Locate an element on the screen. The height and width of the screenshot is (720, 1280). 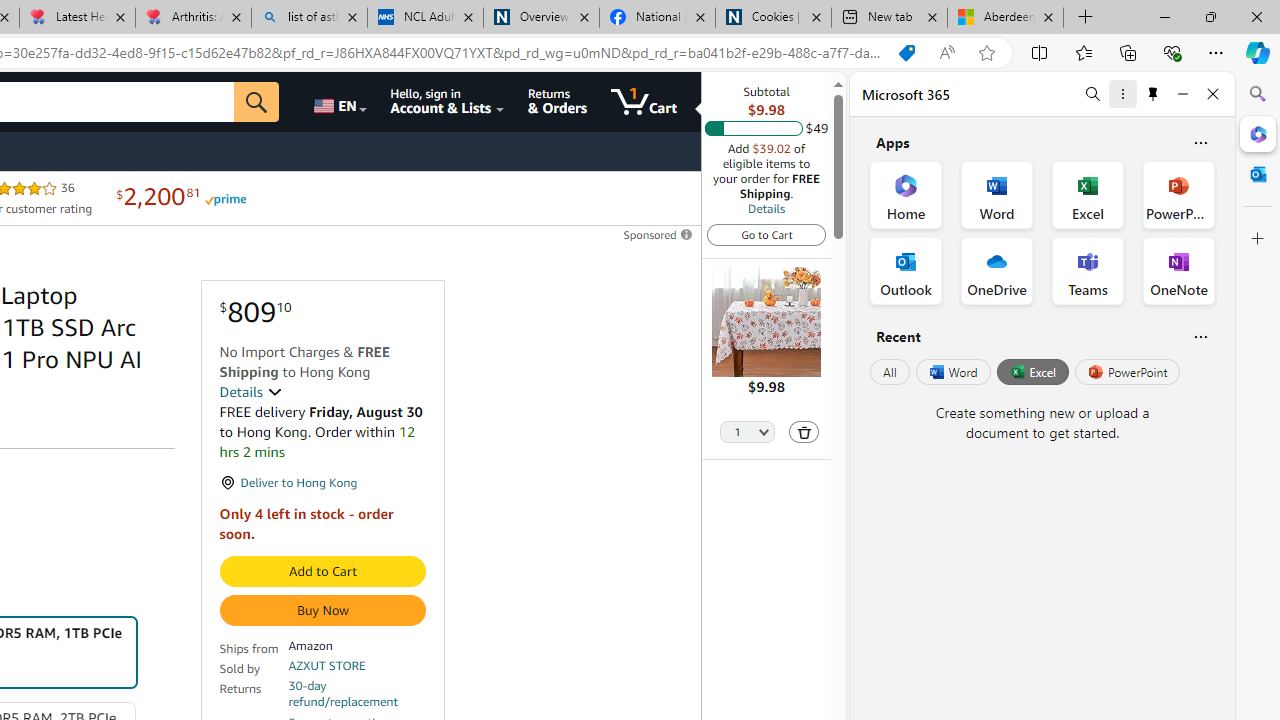
'Go to Cart' is located at coordinates (765, 233).